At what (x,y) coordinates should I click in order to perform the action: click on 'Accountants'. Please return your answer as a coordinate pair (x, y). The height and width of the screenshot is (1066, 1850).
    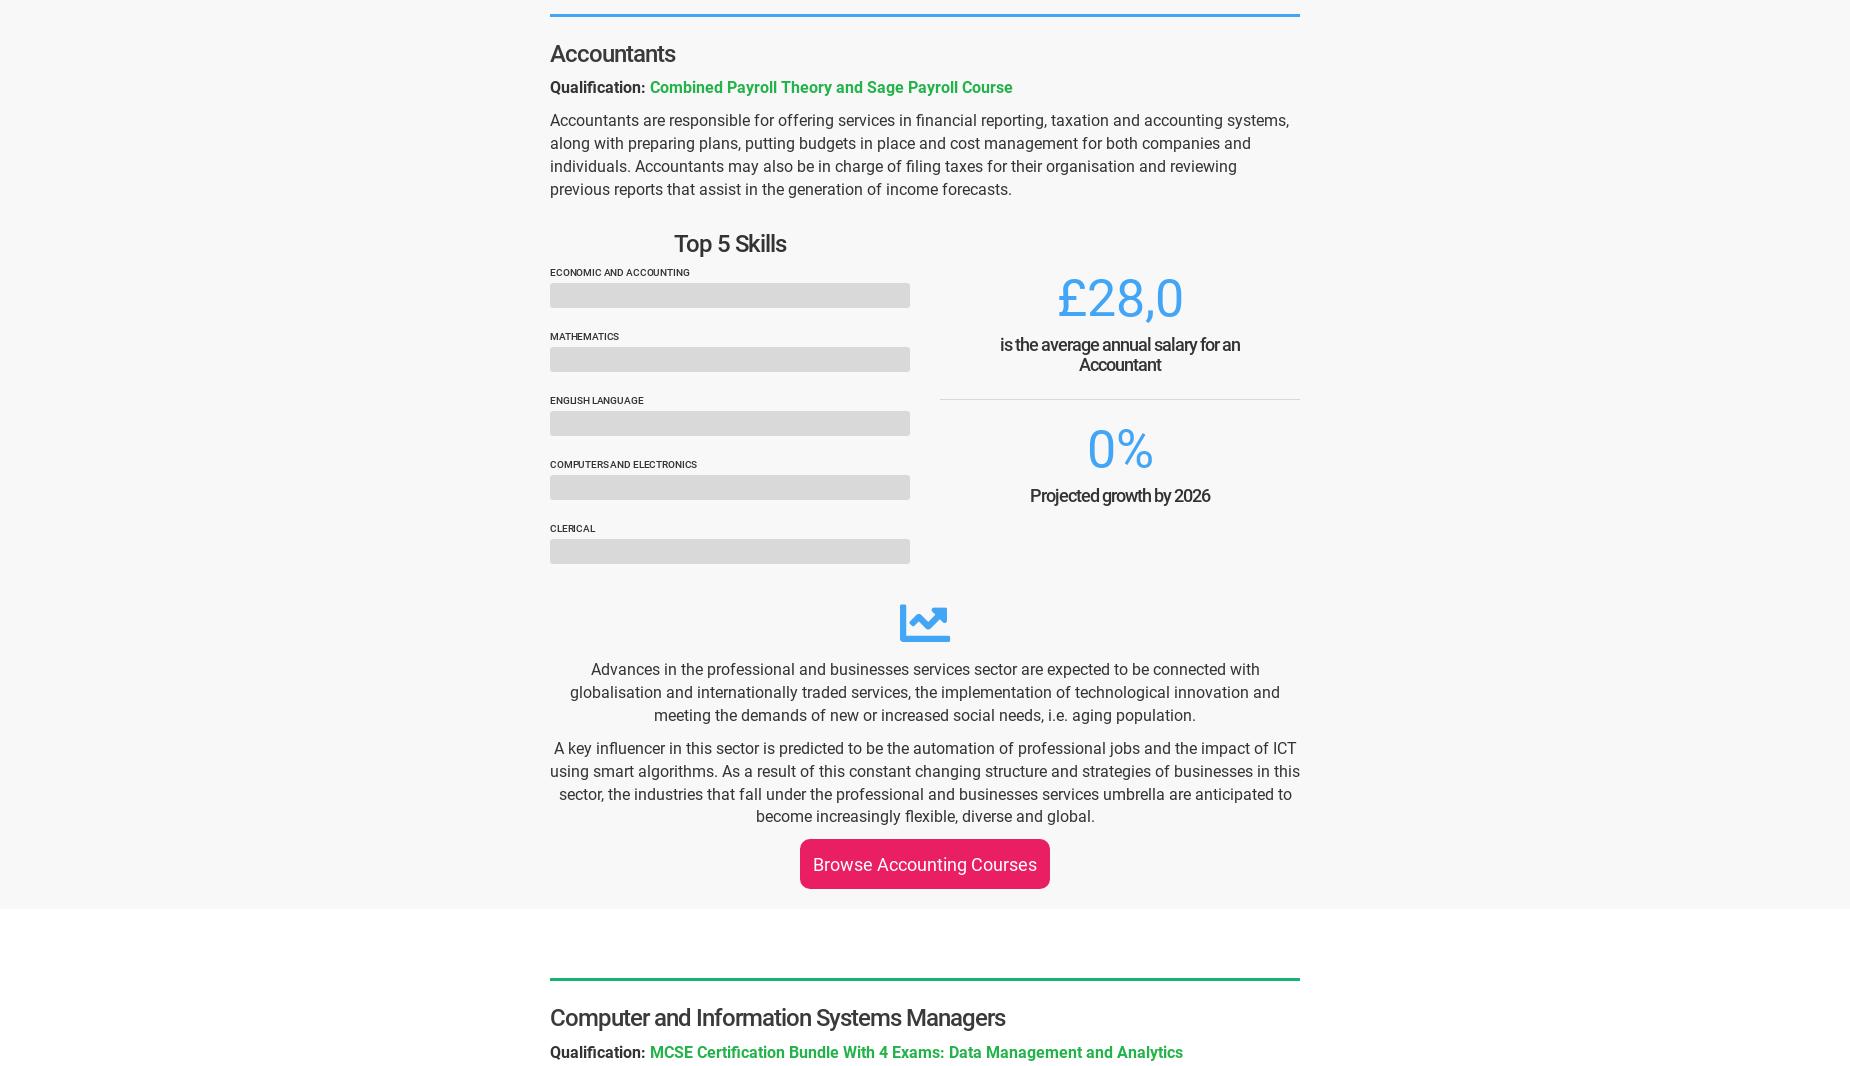
    Looking at the image, I should click on (612, 51).